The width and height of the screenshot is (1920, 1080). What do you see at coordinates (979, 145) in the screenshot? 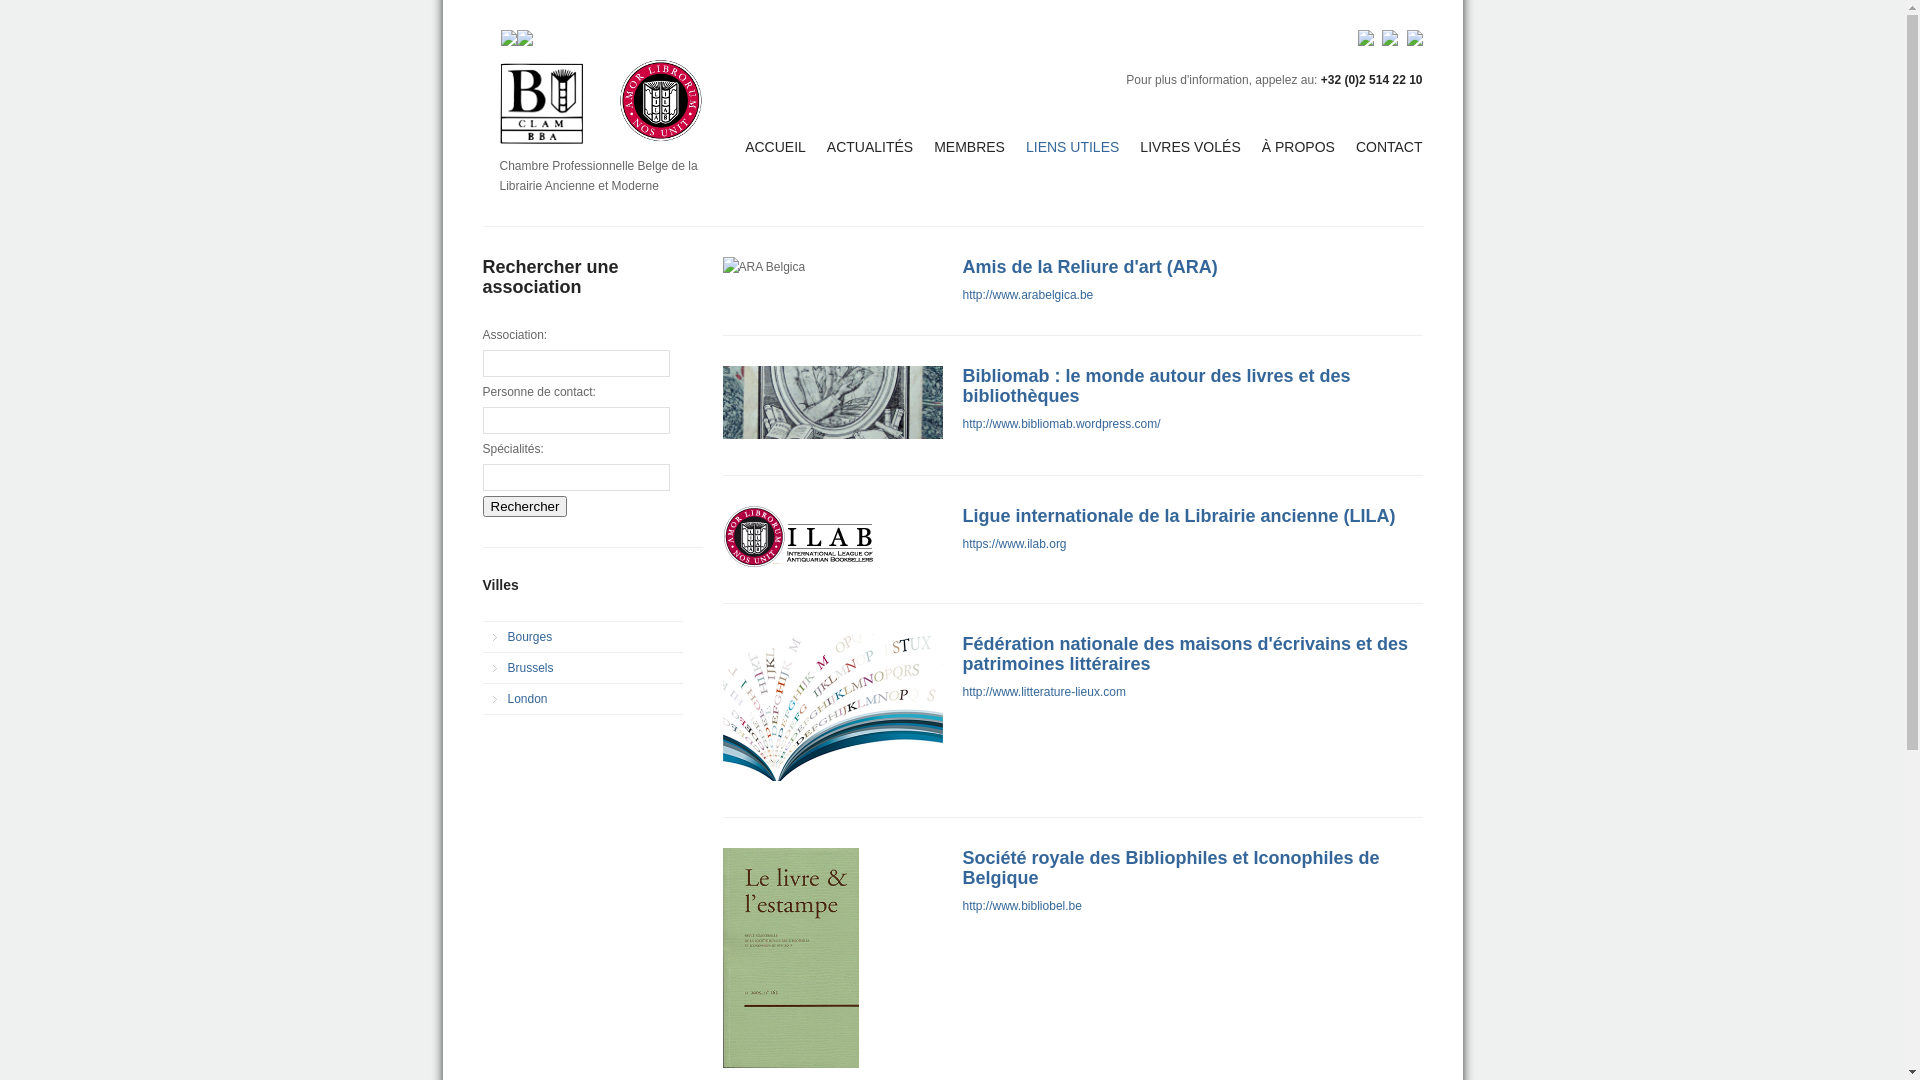
I see `'MEMBRES'` at bounding box center [979, 145].